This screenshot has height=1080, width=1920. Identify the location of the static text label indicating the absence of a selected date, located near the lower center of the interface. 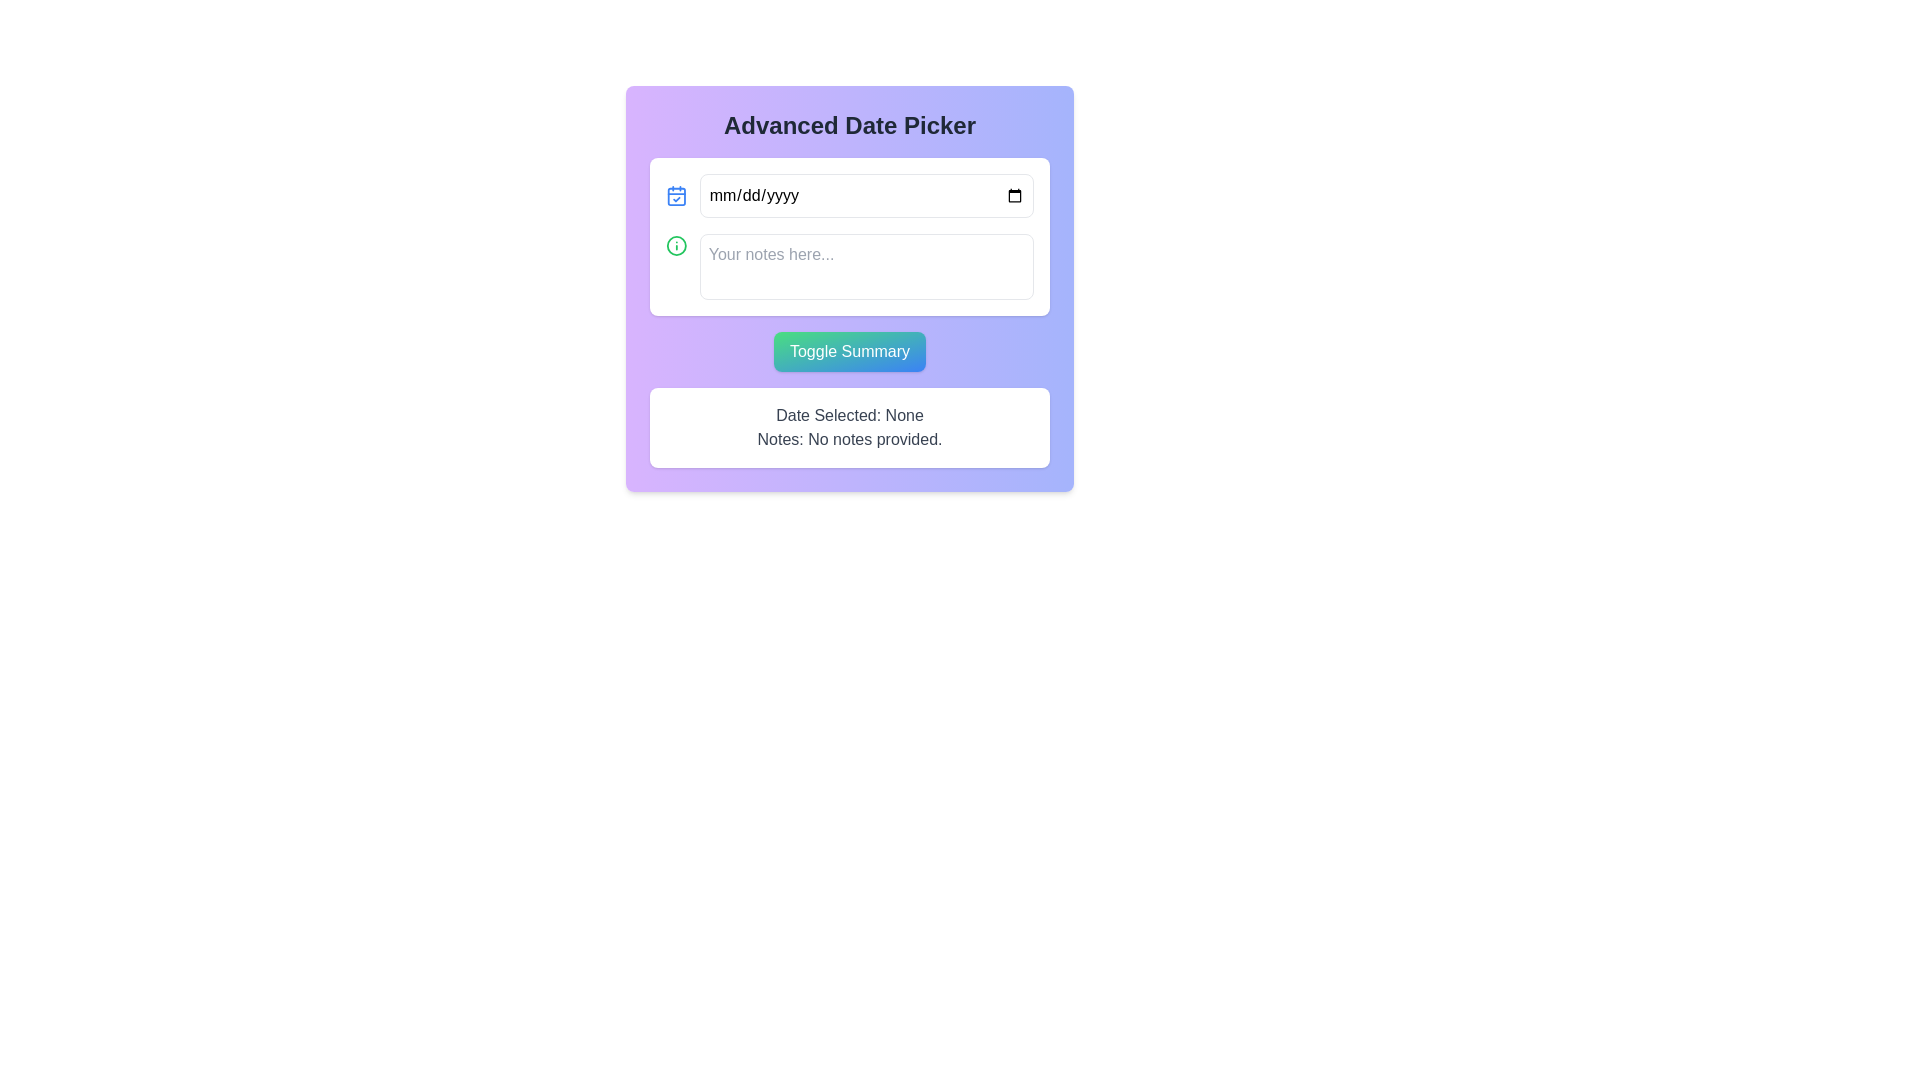
(849, 415).